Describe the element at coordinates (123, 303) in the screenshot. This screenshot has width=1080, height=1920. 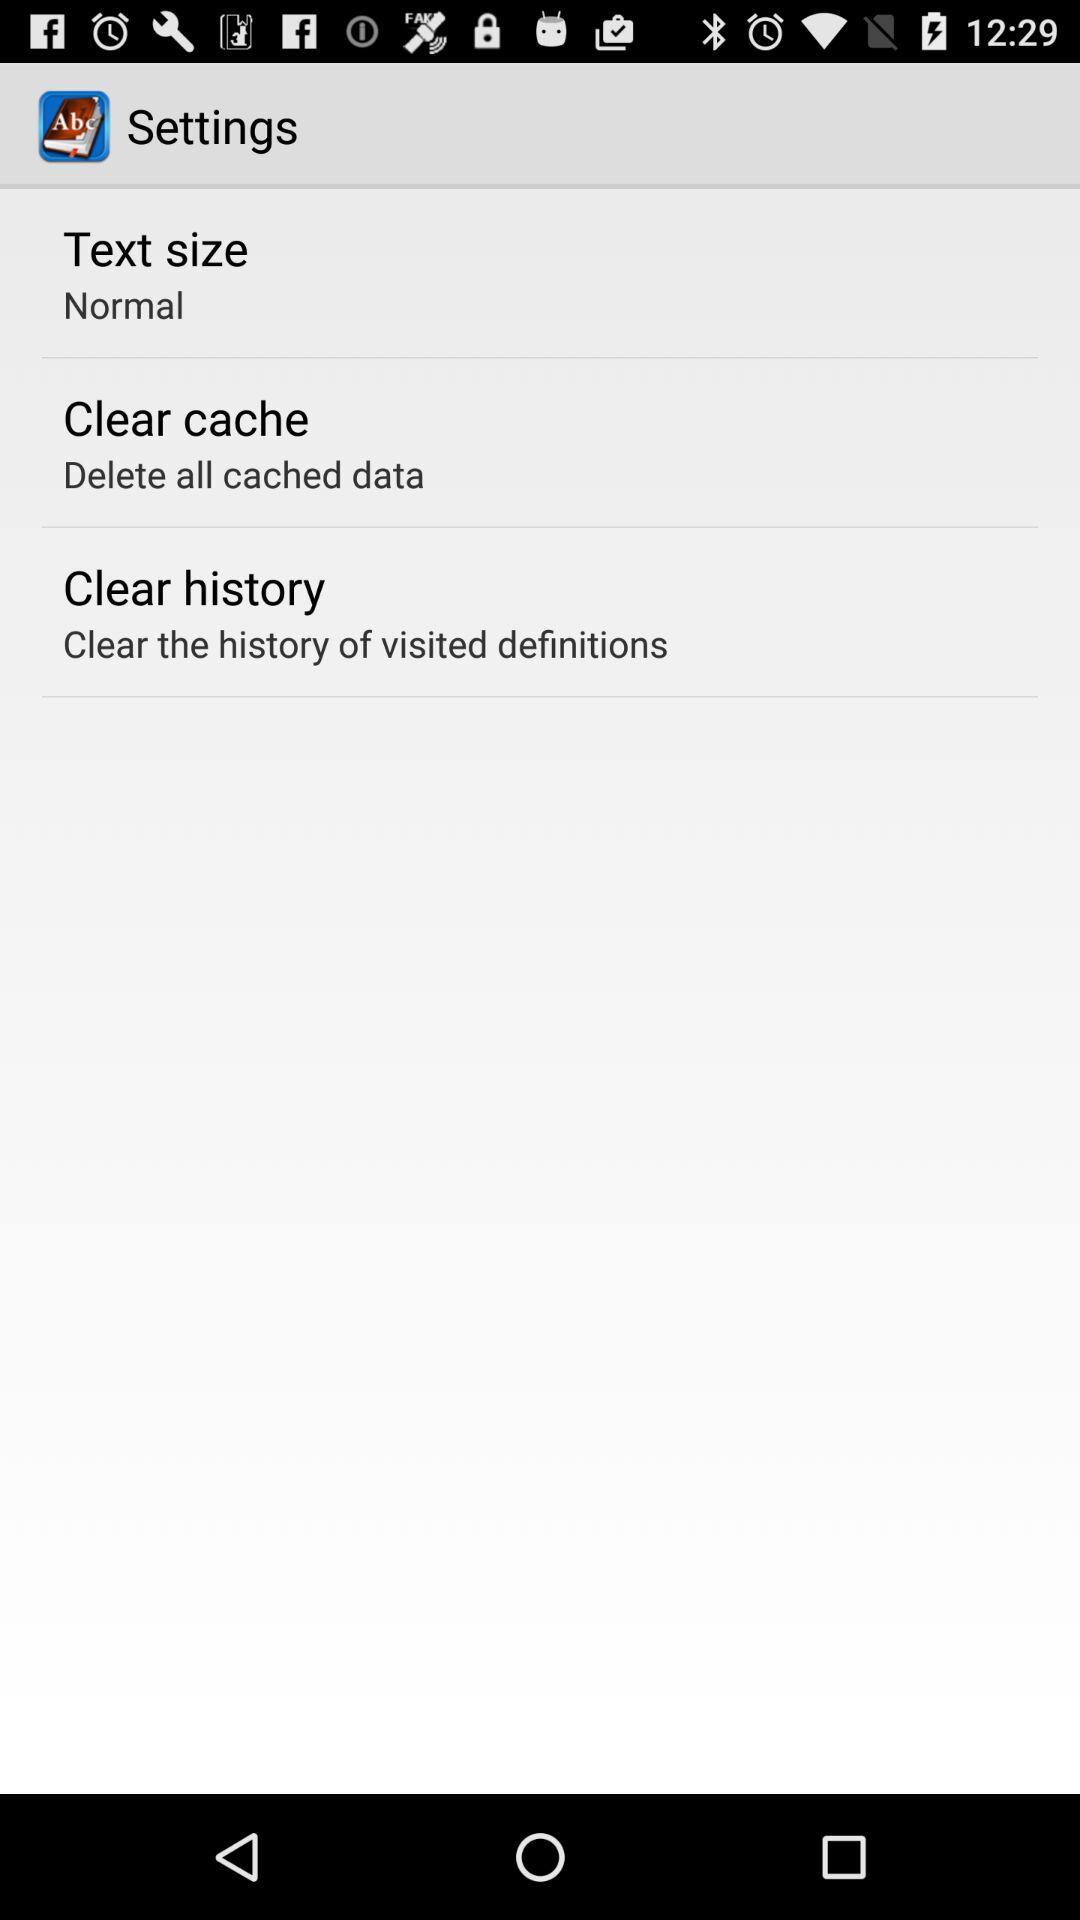
I see `the item below text size item` at that location.